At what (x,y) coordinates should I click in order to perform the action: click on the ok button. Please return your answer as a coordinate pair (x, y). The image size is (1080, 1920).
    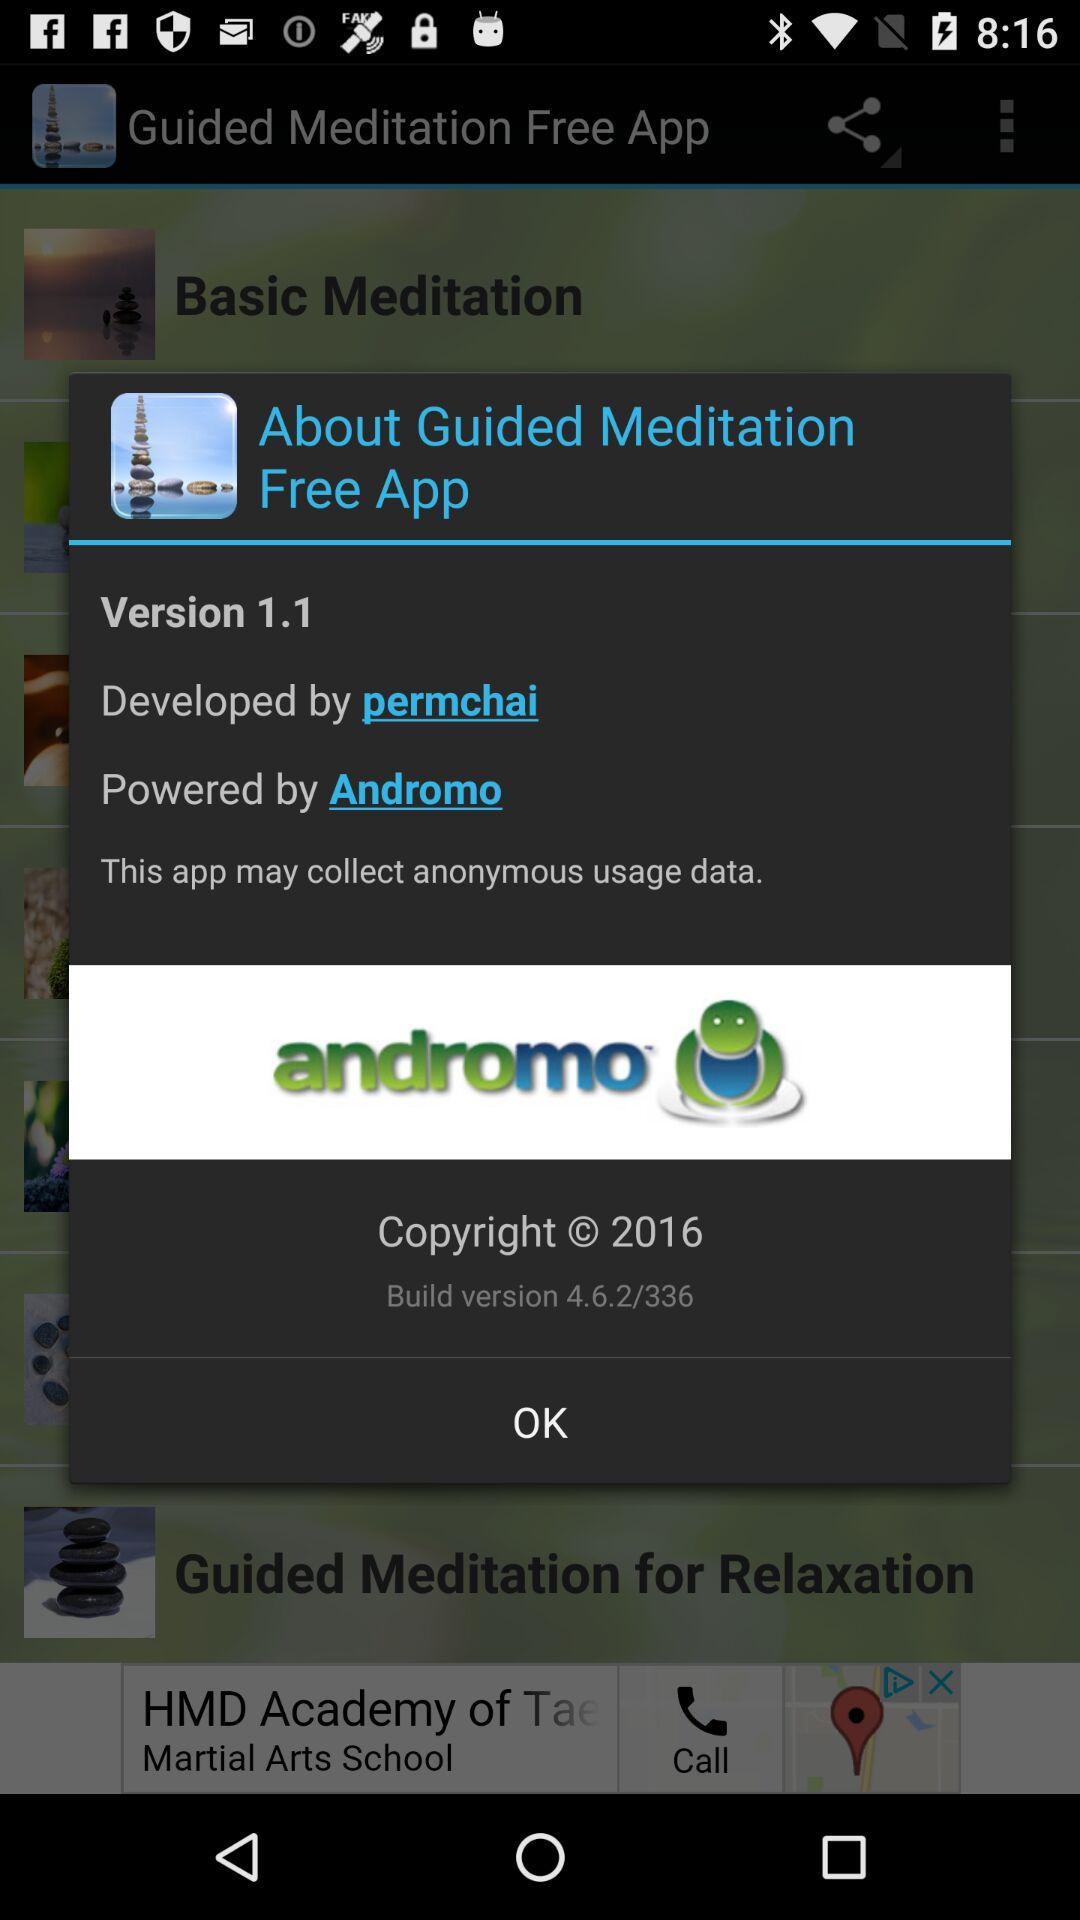
    Looking at the image, I should click on (540, 1420).